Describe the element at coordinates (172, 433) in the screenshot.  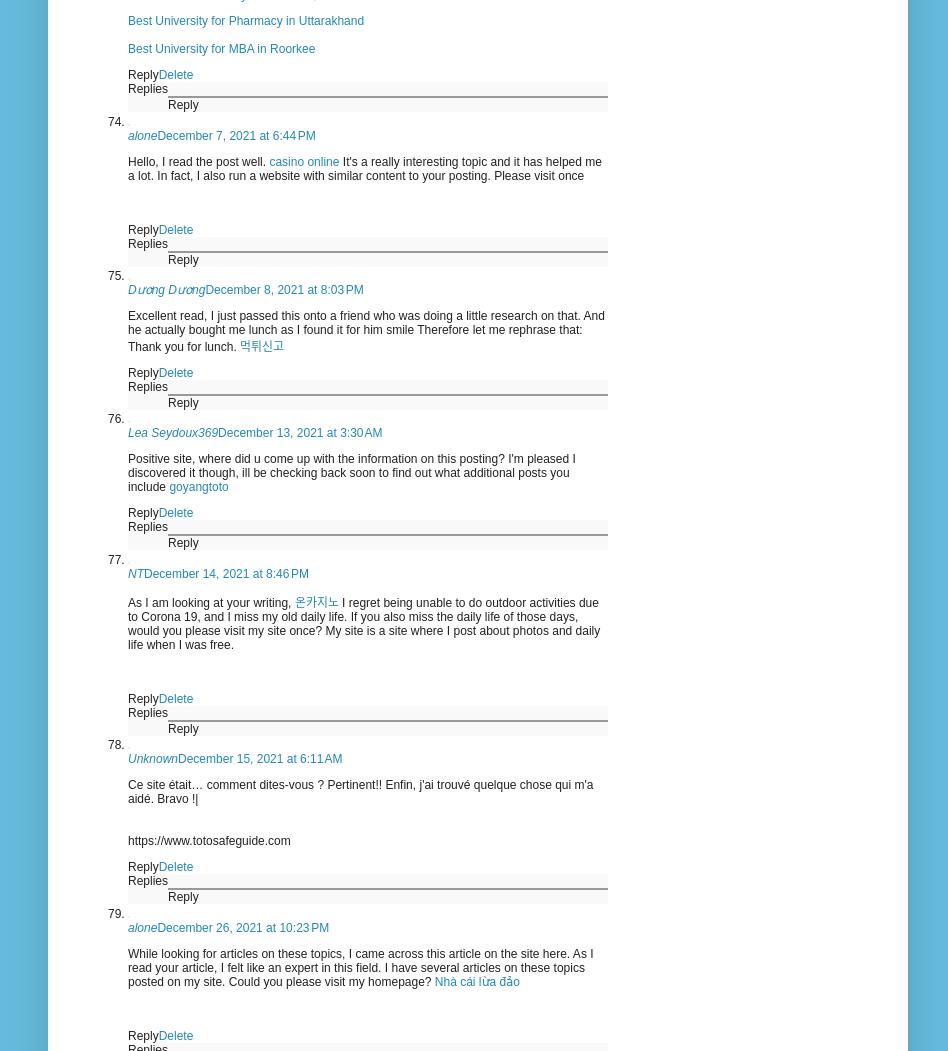
I see `'Lea Seydoux369'` at that location.